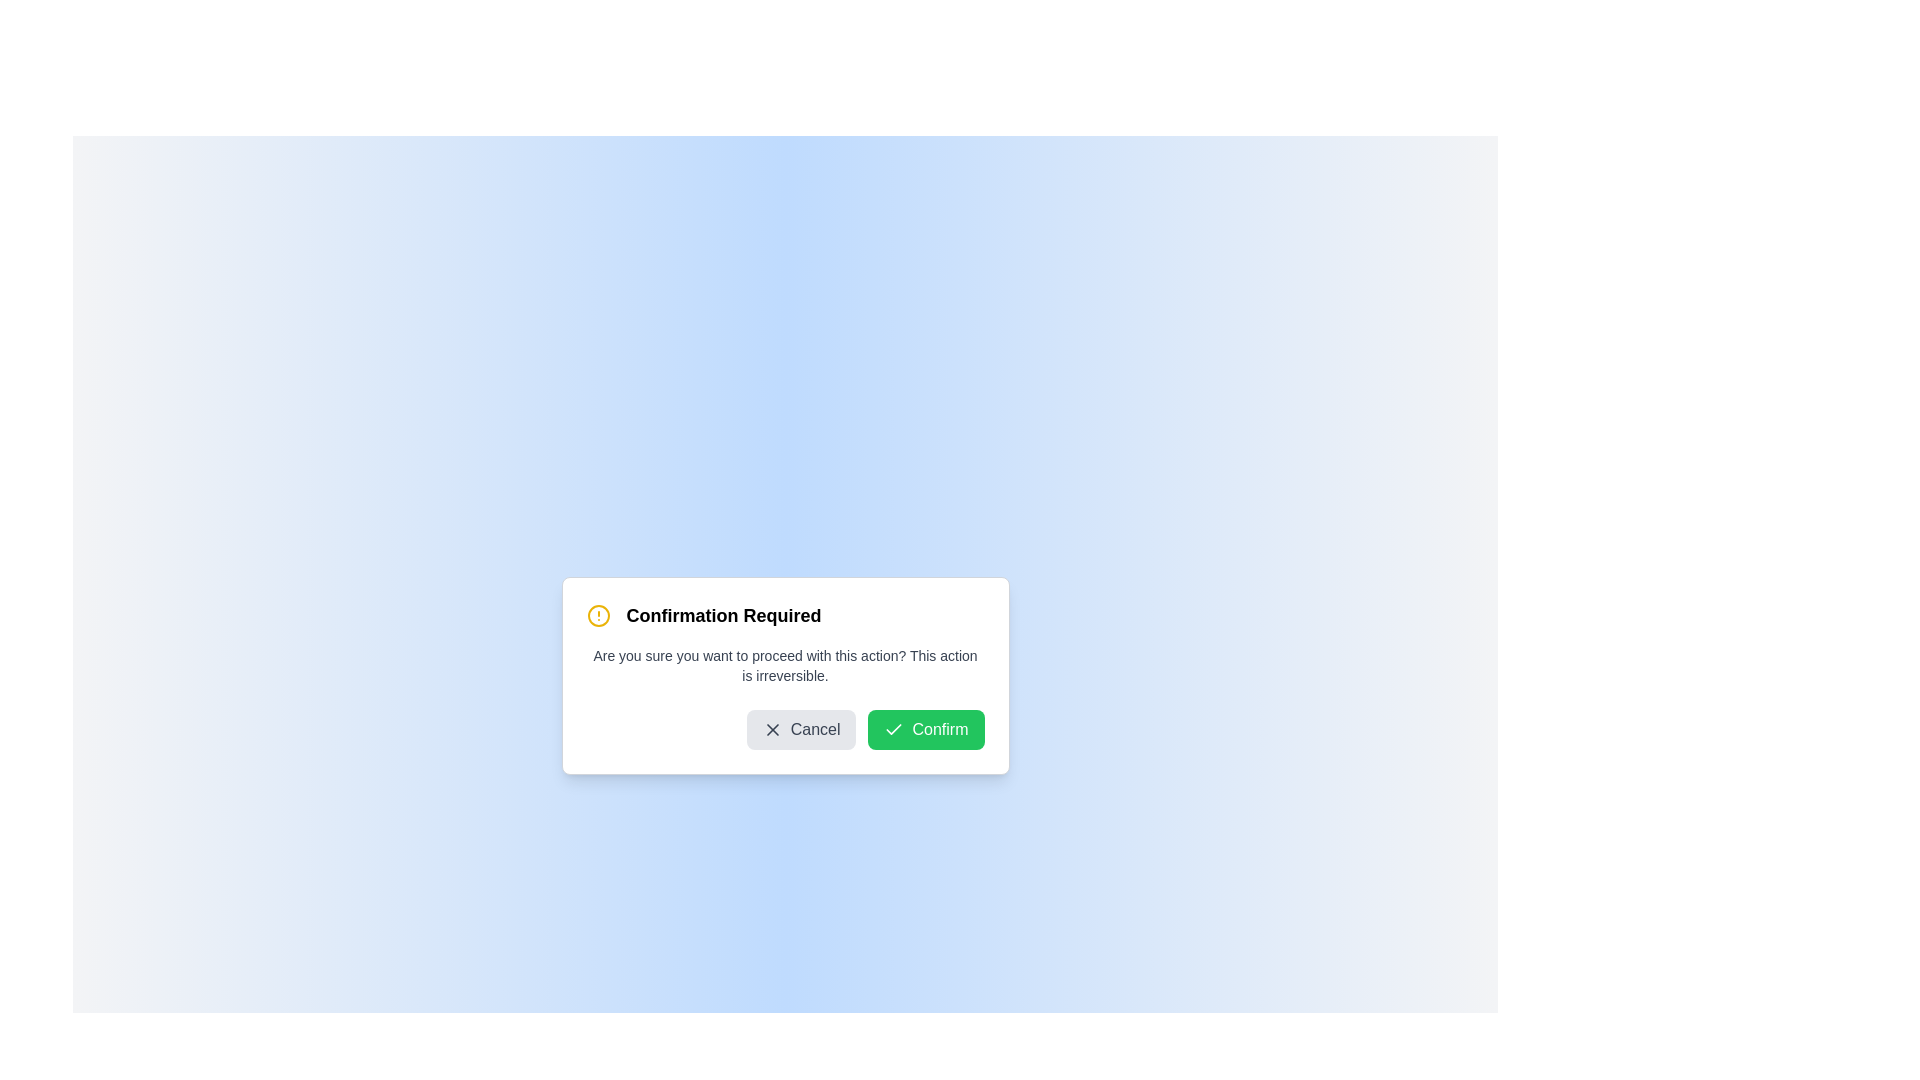 This screenshot has width=1920, height=1080. What do you see at coordinates (925, 729) in the screenshot?
I see `the 'Confirm' button with a green background and white text that reads 'Confirm' to confirm the action` at bounding box center [925, 729].